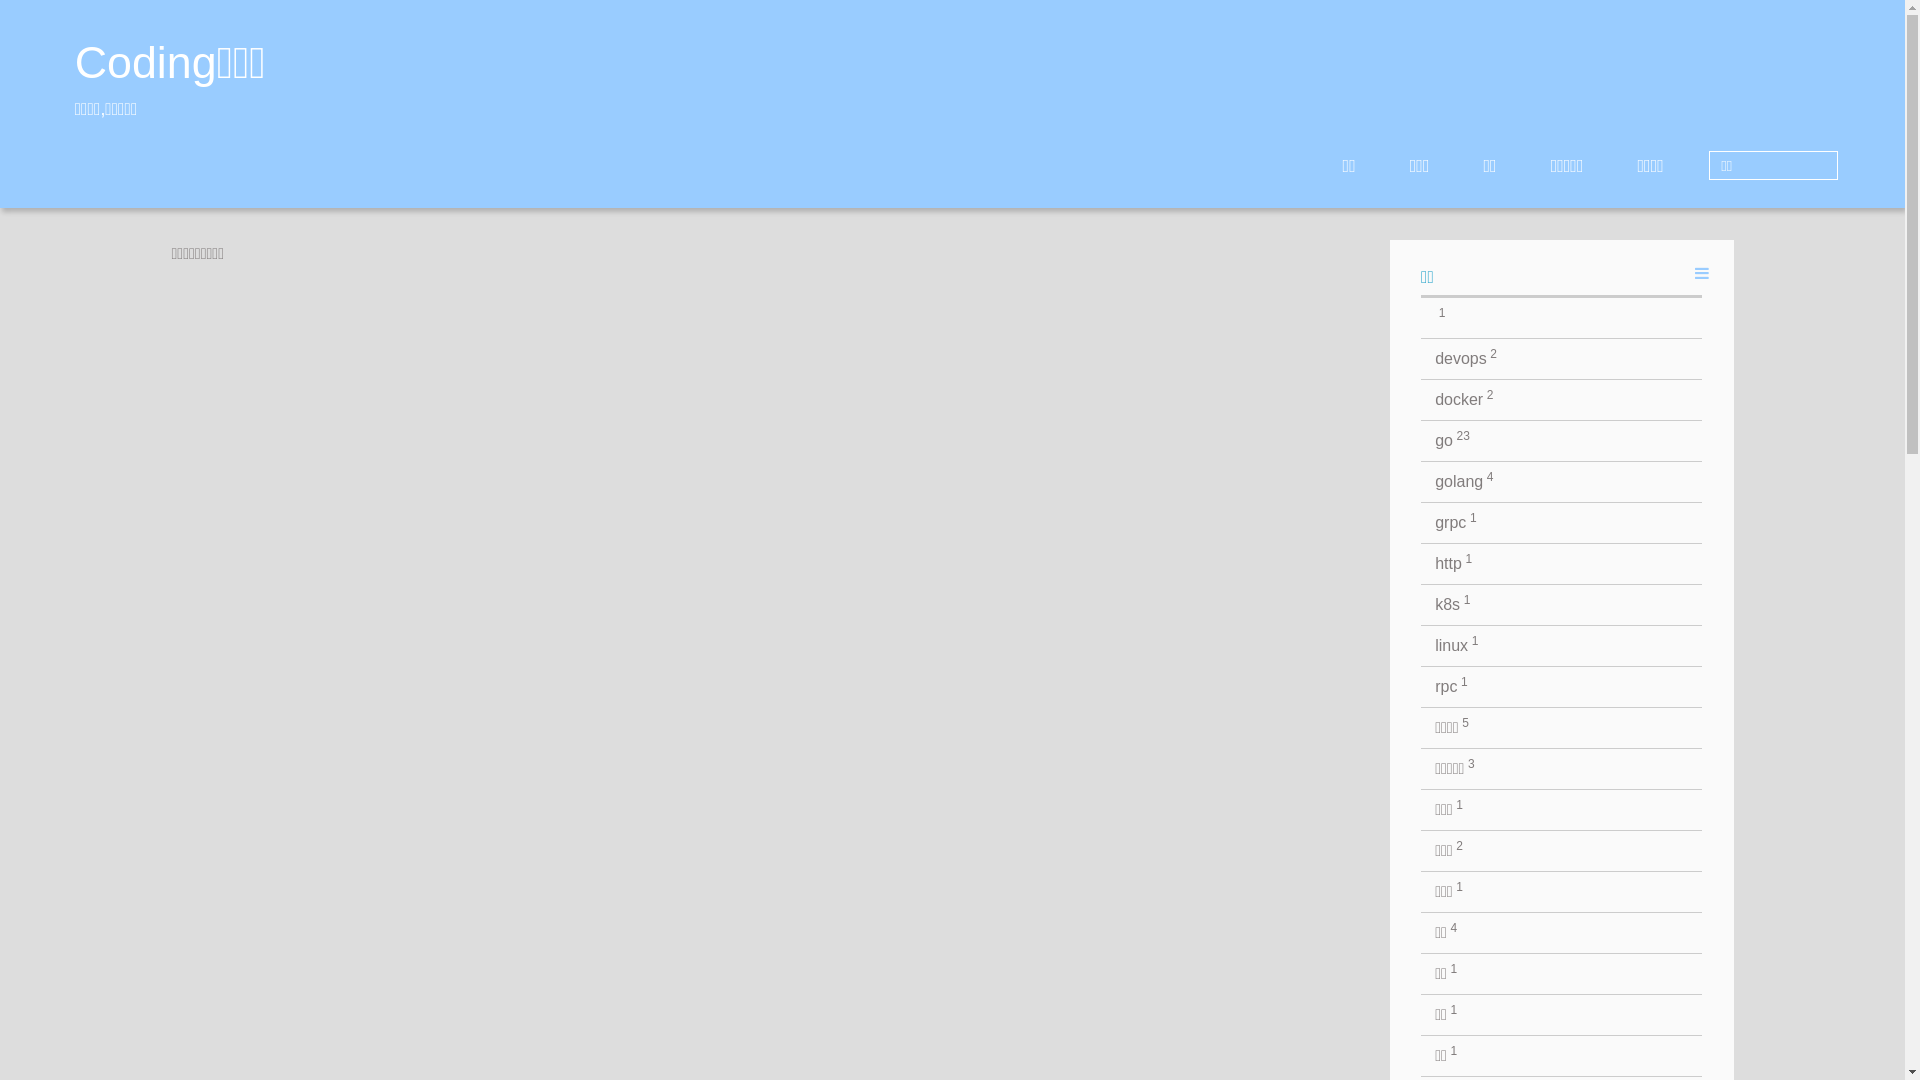 The image size is (1920, 1080). What do you see at coordinates (1560, 645) in the screenshot?
I see `'linux1'` at bounding box center [1560, 645].